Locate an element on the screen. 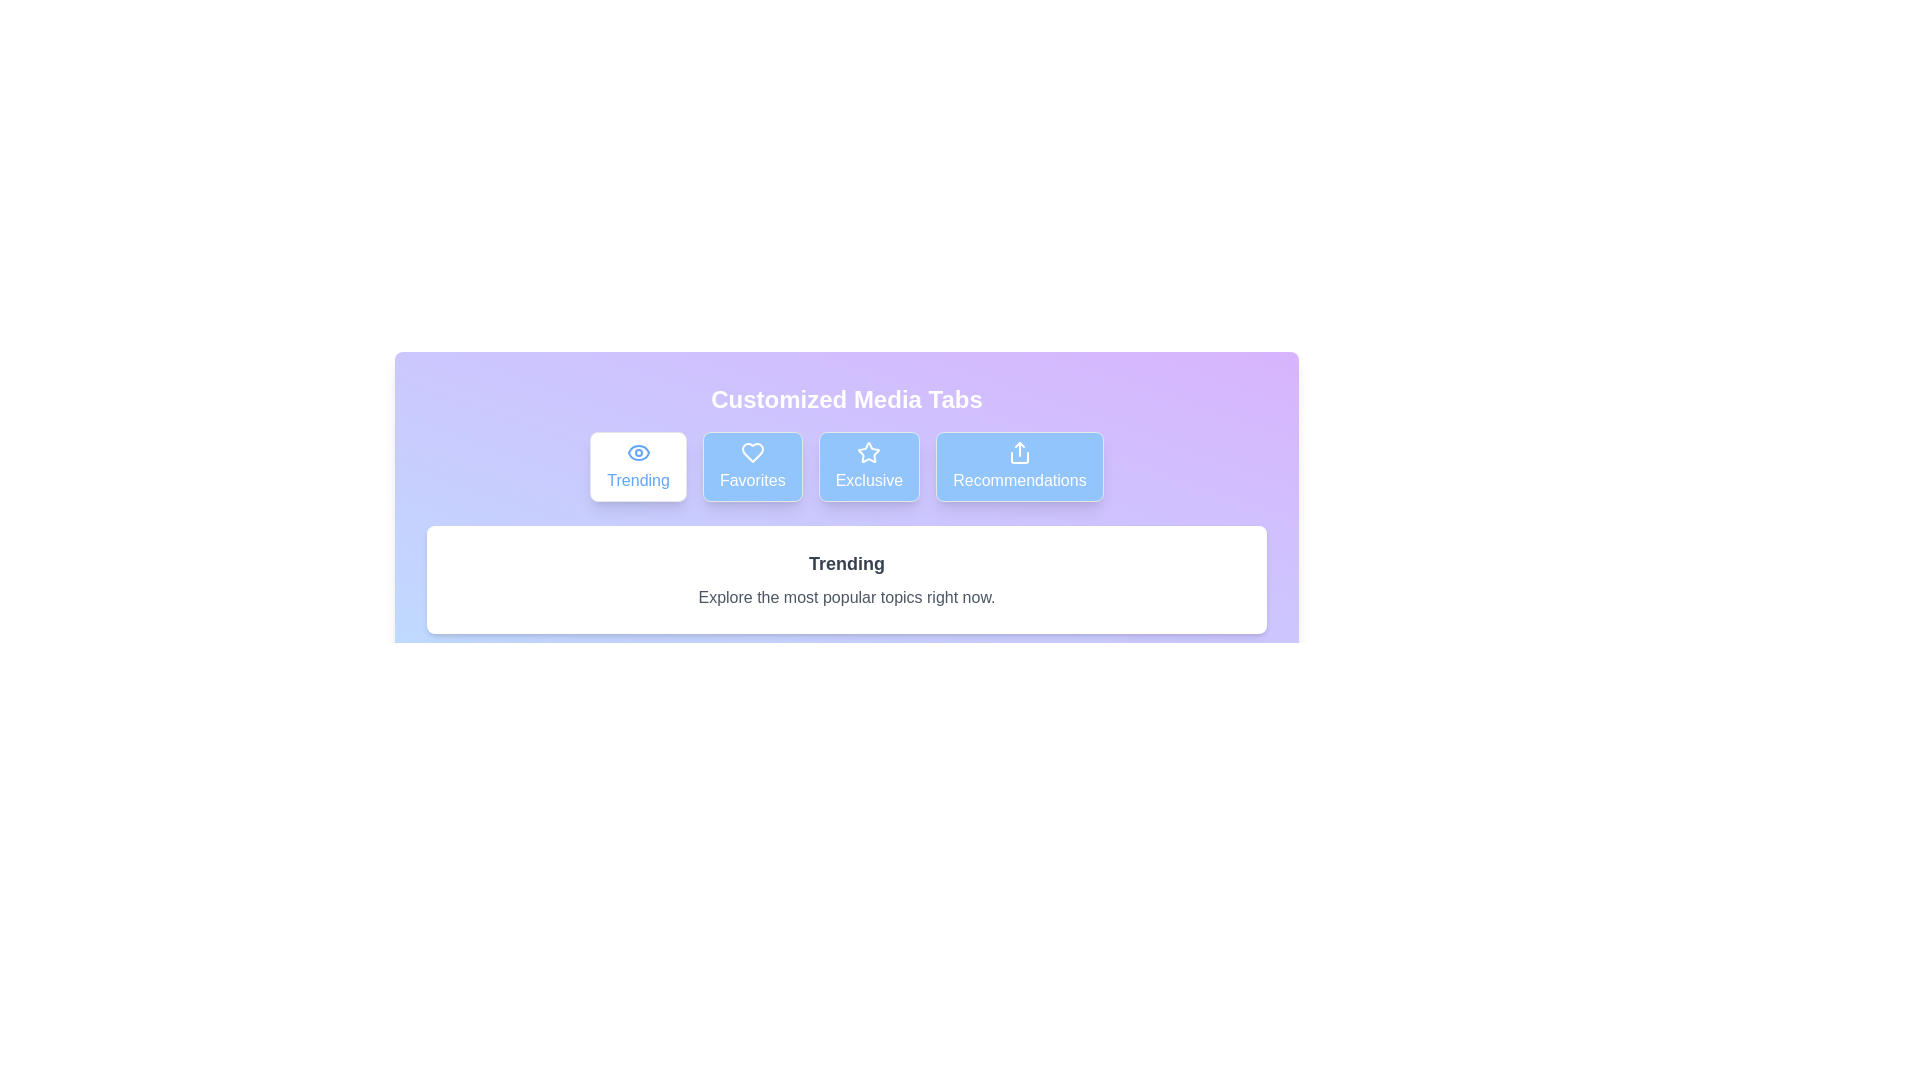 The width and height of the screenshot is (1920, 1080). the Exclusive tab is located at coordinates (869, 466).